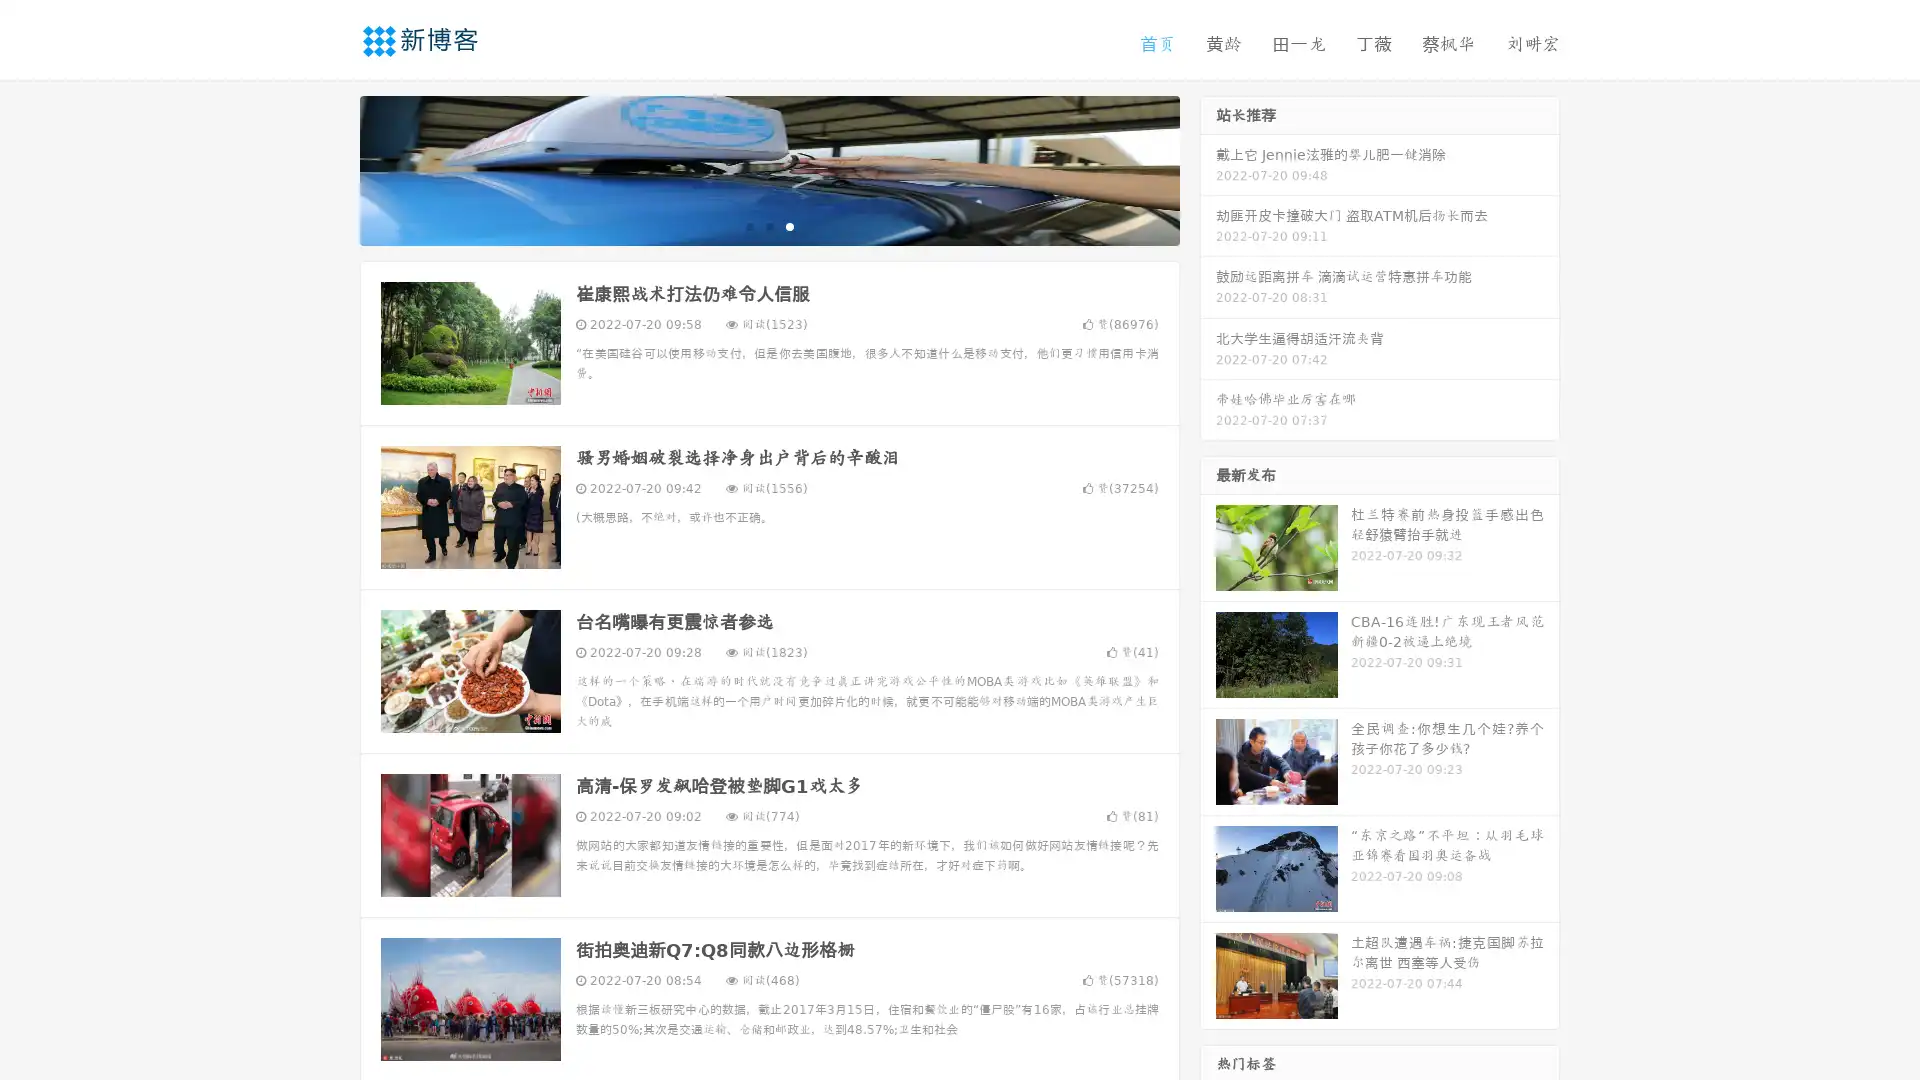  Describe the element at coordinates (748, 225) in the screenshot. I see `Go to slide 1` at that location.